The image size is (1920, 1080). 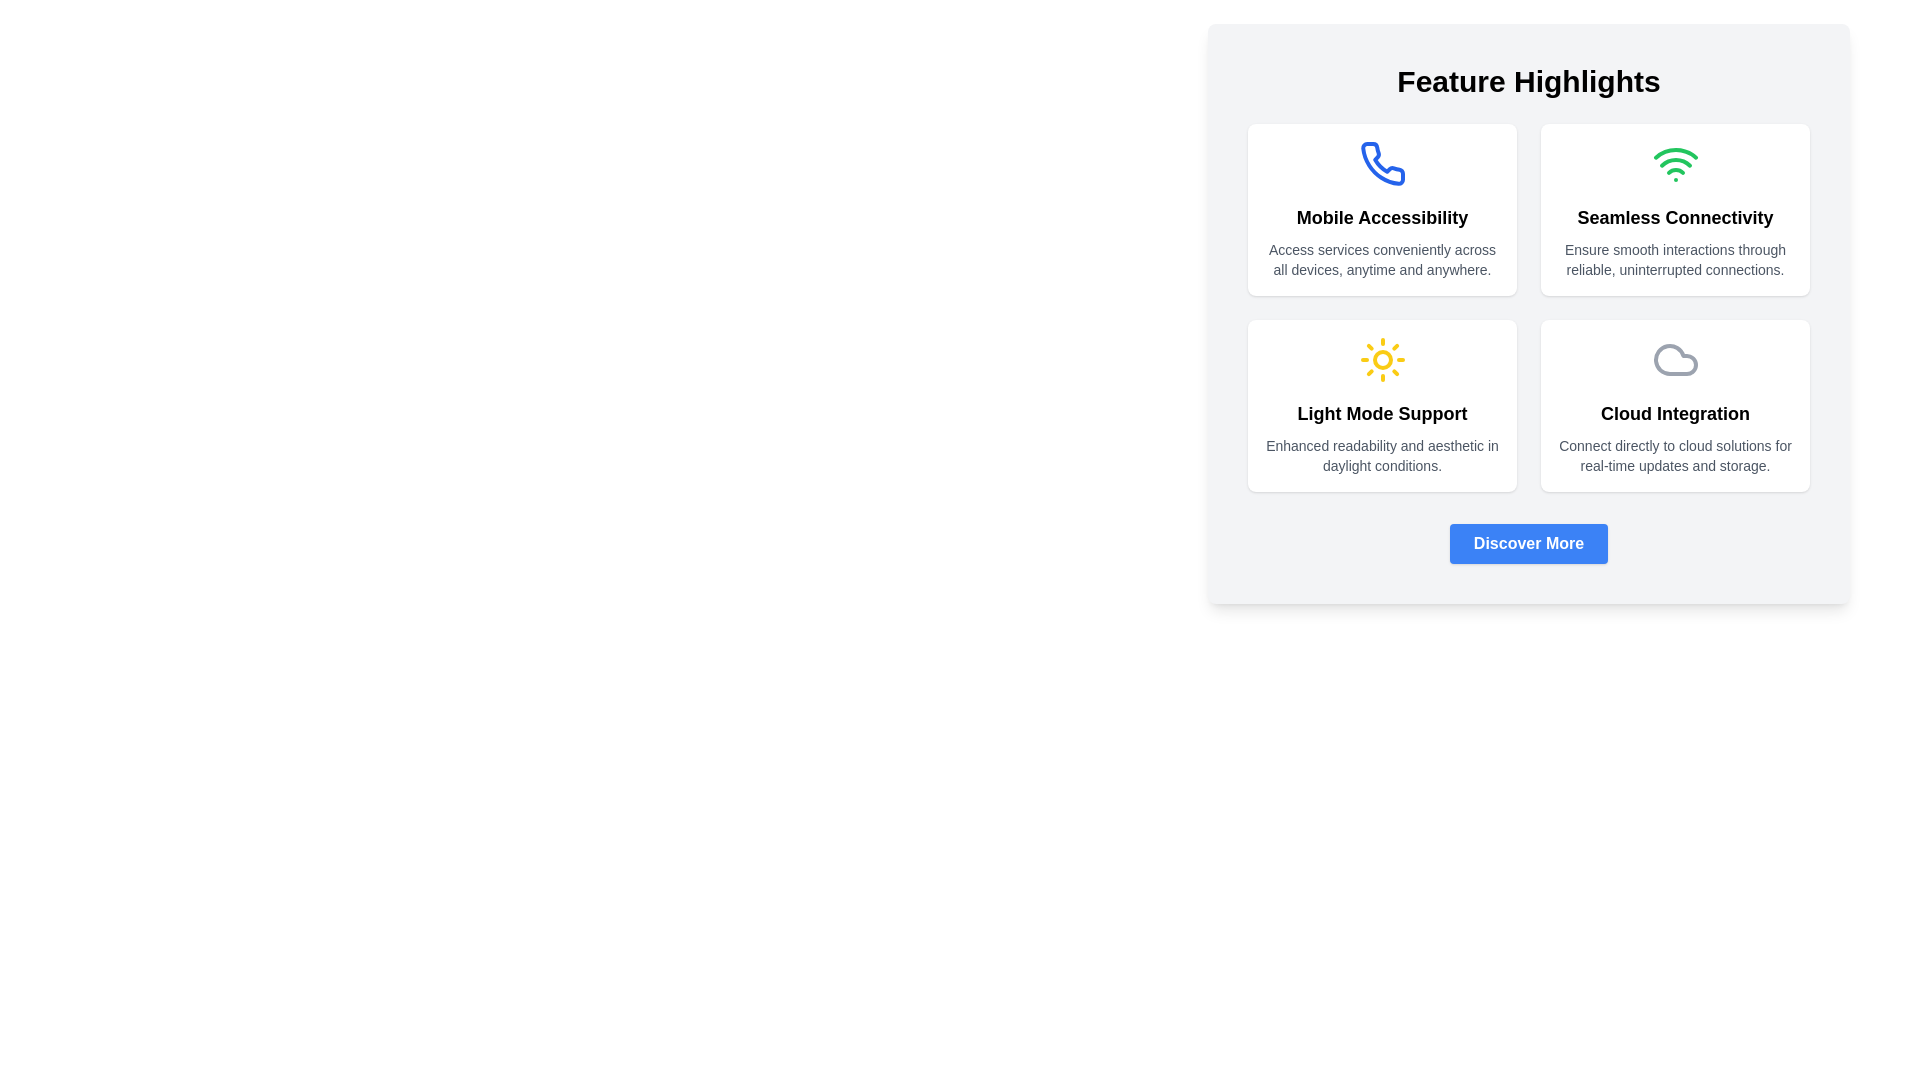 What do you see at coordinates (1381, 209) in the screenshot?
I see `the Informational card with the blue phone icon and the text 'Mobile Accessibility' located in the top-left quarter of the grid layout` at bounding box center [1381, 209].